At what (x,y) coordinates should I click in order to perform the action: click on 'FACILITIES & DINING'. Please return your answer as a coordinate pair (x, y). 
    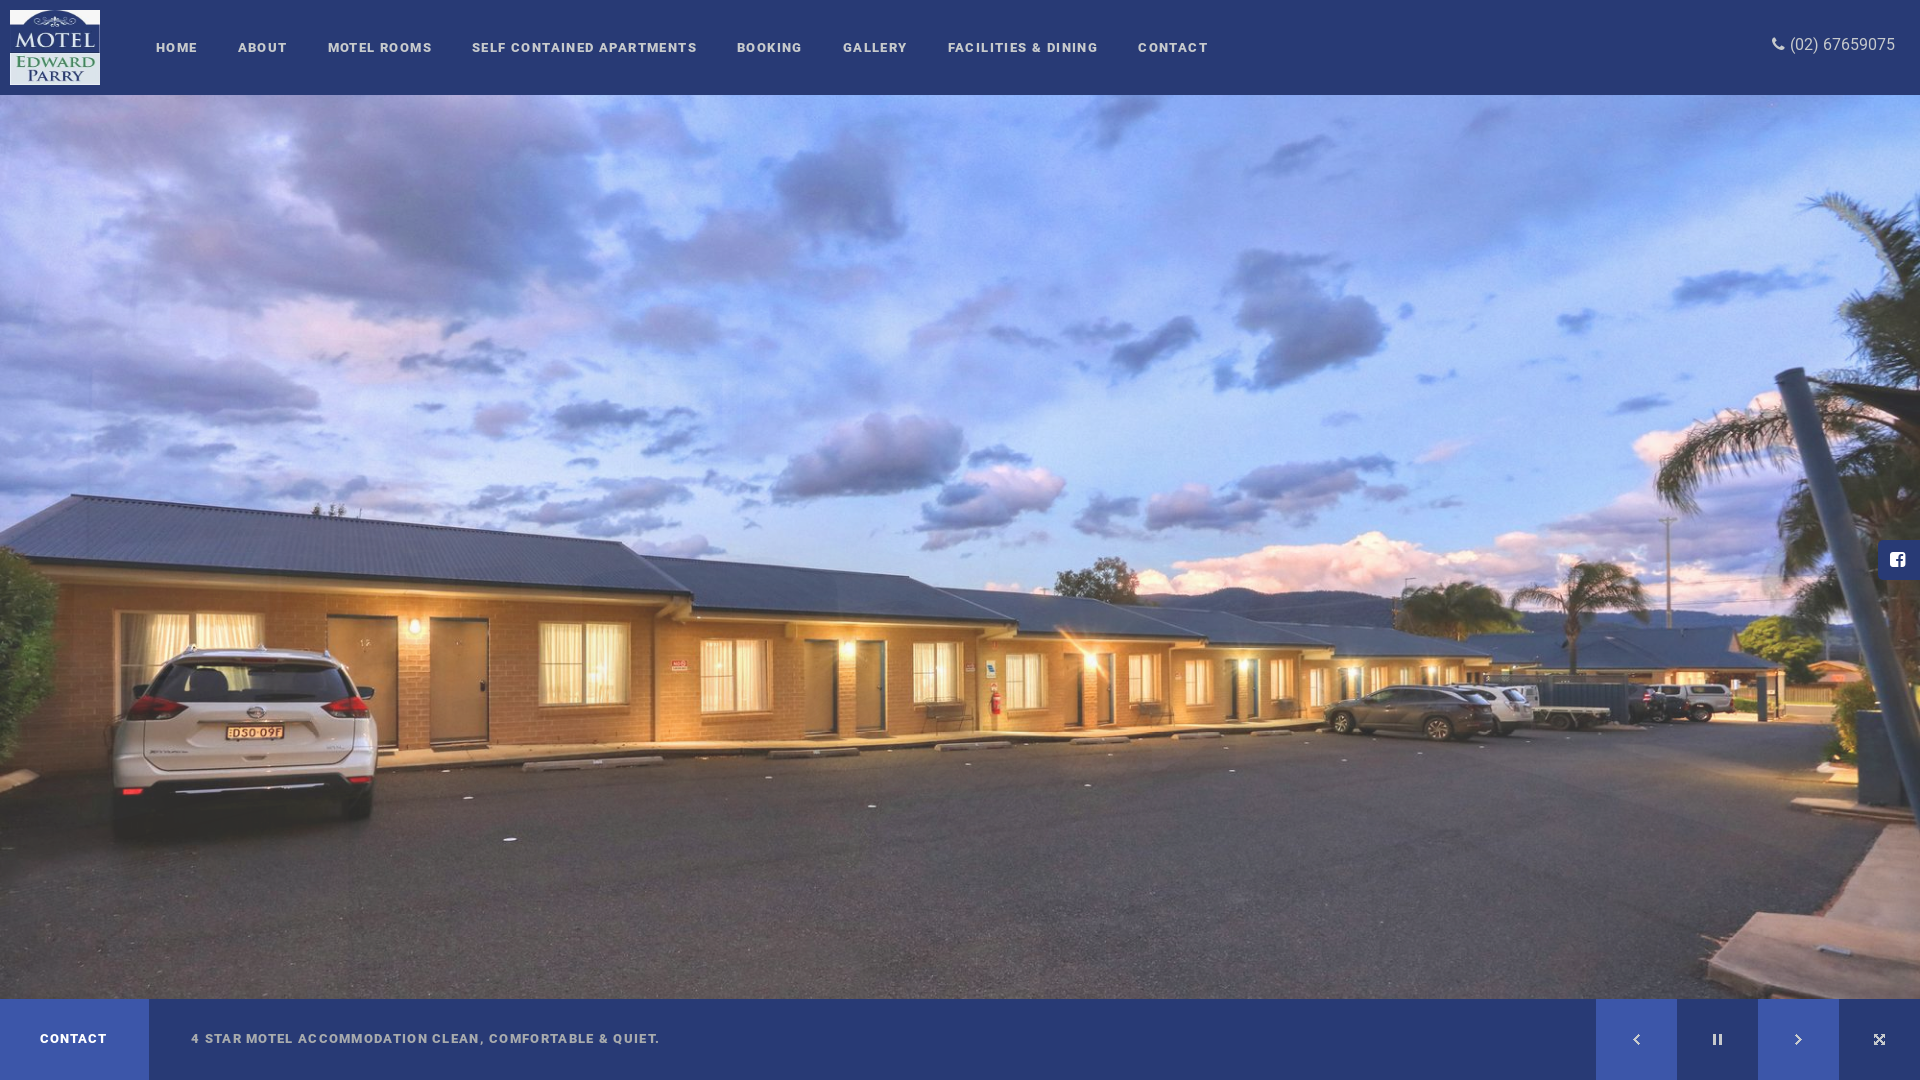
    Looking at the image, I should click on (1023, 46).